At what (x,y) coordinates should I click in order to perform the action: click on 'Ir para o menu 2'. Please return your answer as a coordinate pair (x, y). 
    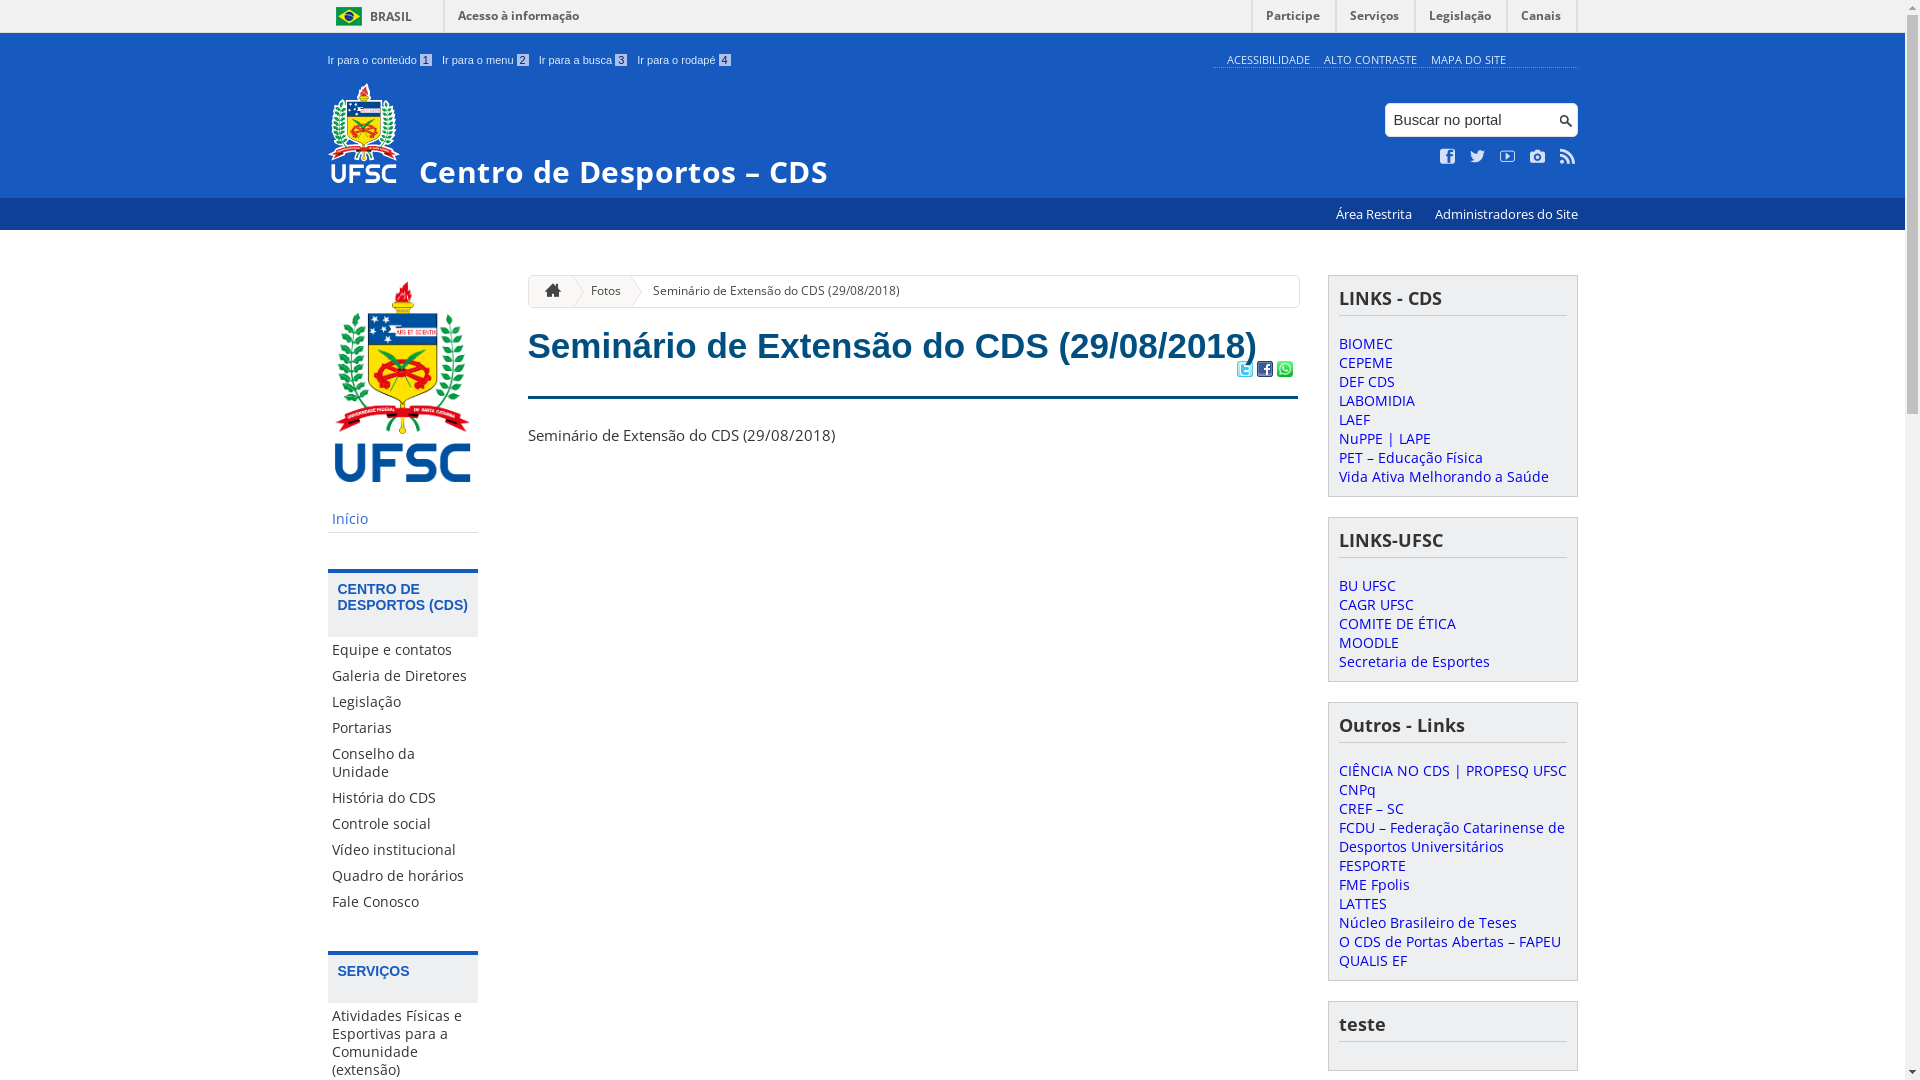
    Looking at the image, I should click on (440, 59).